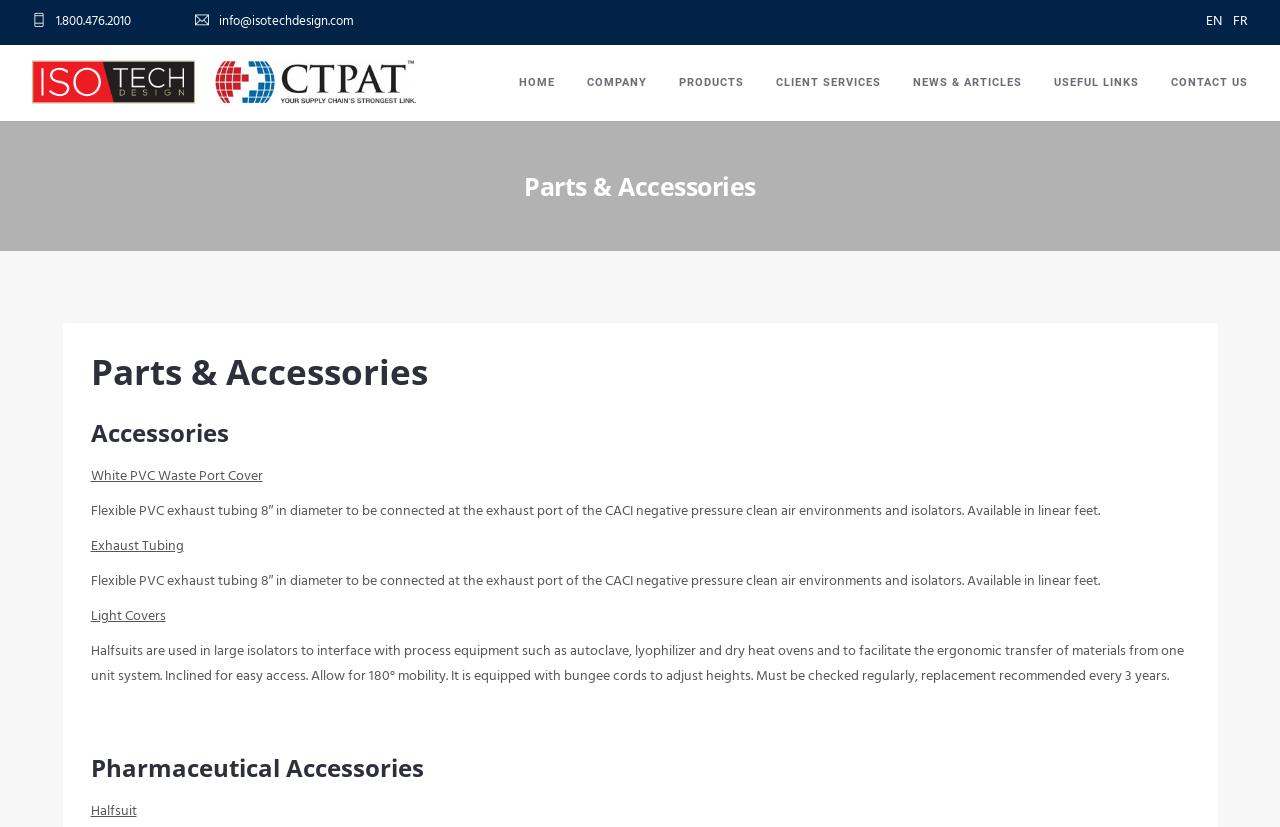 Image resolution: width=1280 pixels, height=827 pixels. Describe the element at coordinates (857, 223) in the screenshot. I see `'Instructional Videos'` at that location.